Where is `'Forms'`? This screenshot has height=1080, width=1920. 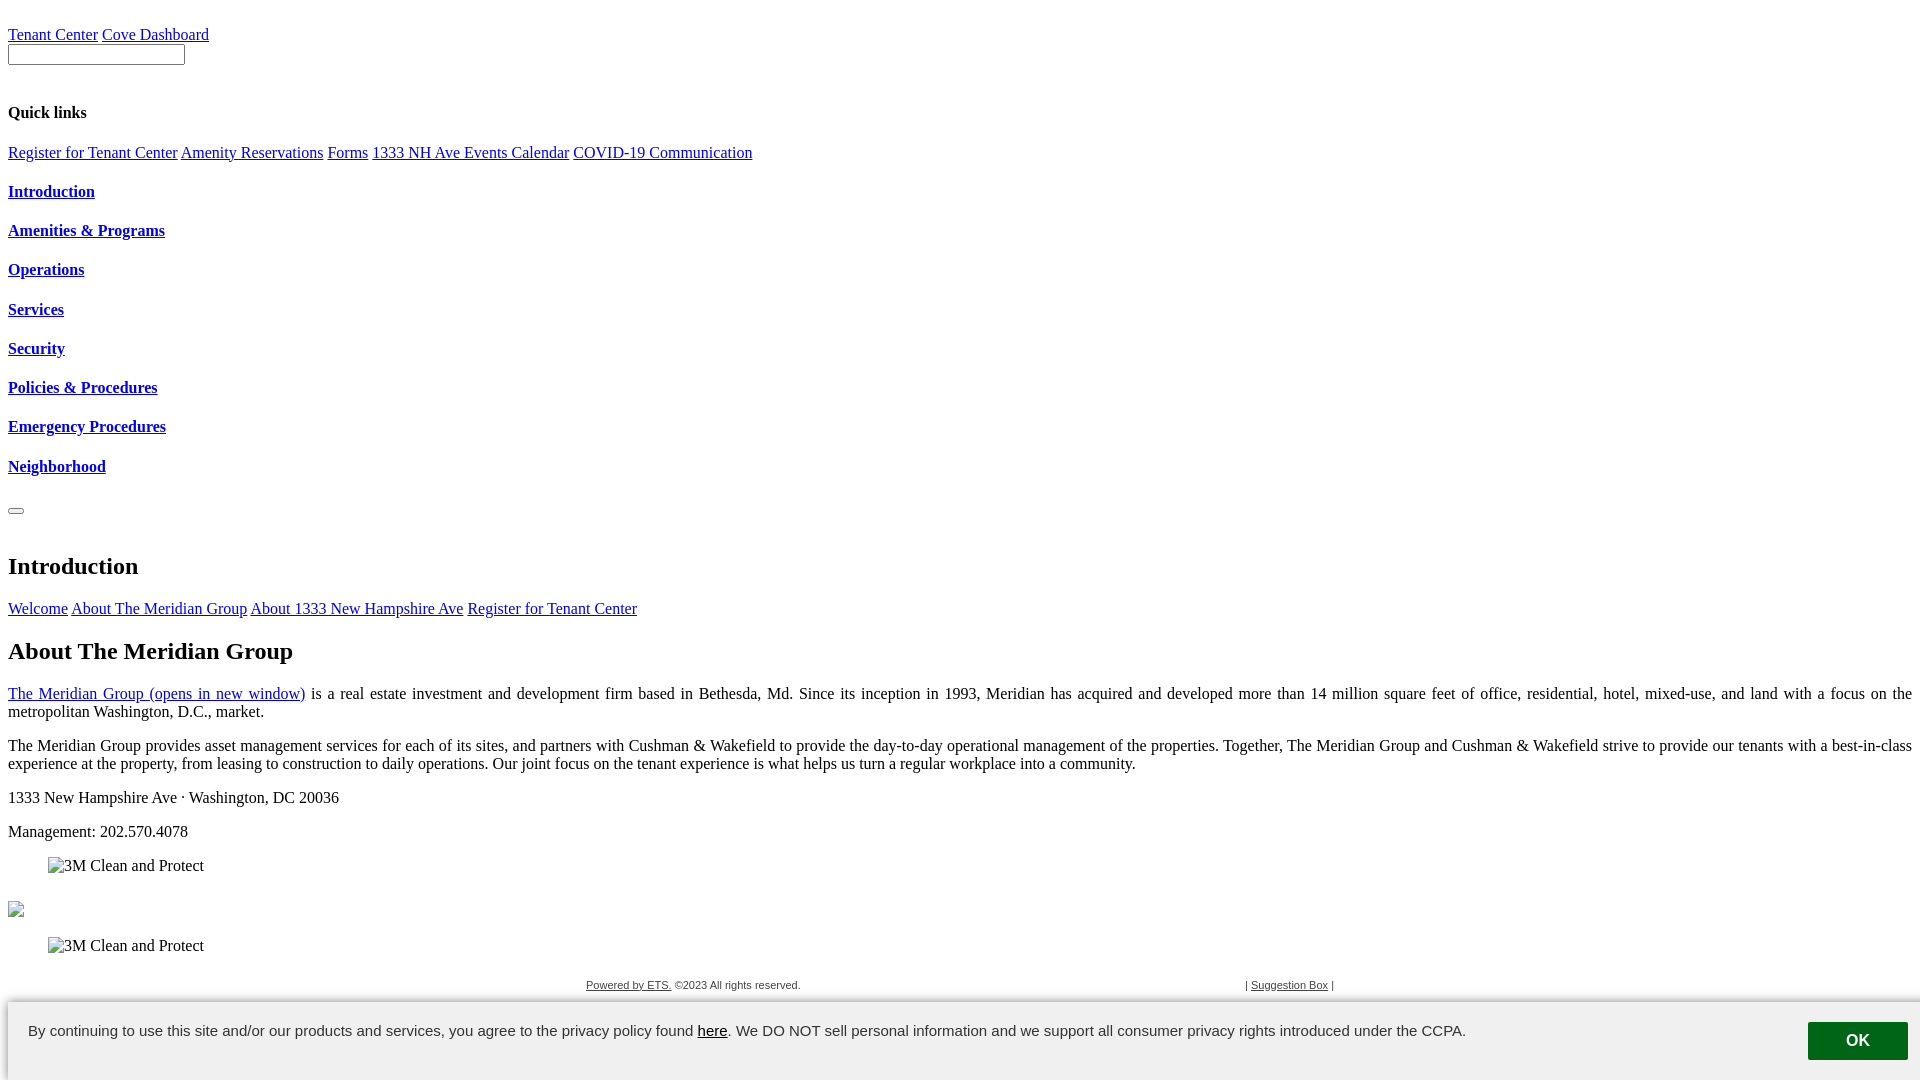
'Forms' is located at coordinates (347, 151).